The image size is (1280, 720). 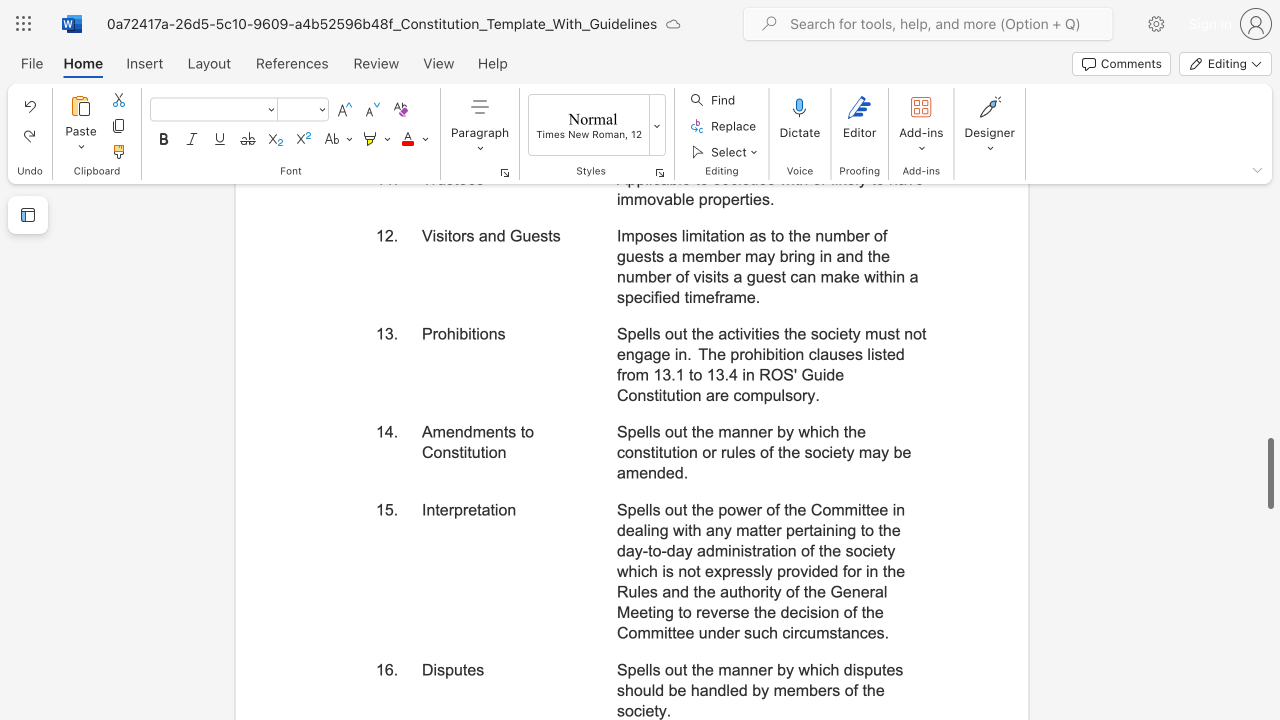 What do you see at coordinates (615, 689) in the screenshot?
I see `the subset text "should be ha" within the text "Spells out the manner by which disputes should be handled by members of the society."` at bounding box center [615, 689].